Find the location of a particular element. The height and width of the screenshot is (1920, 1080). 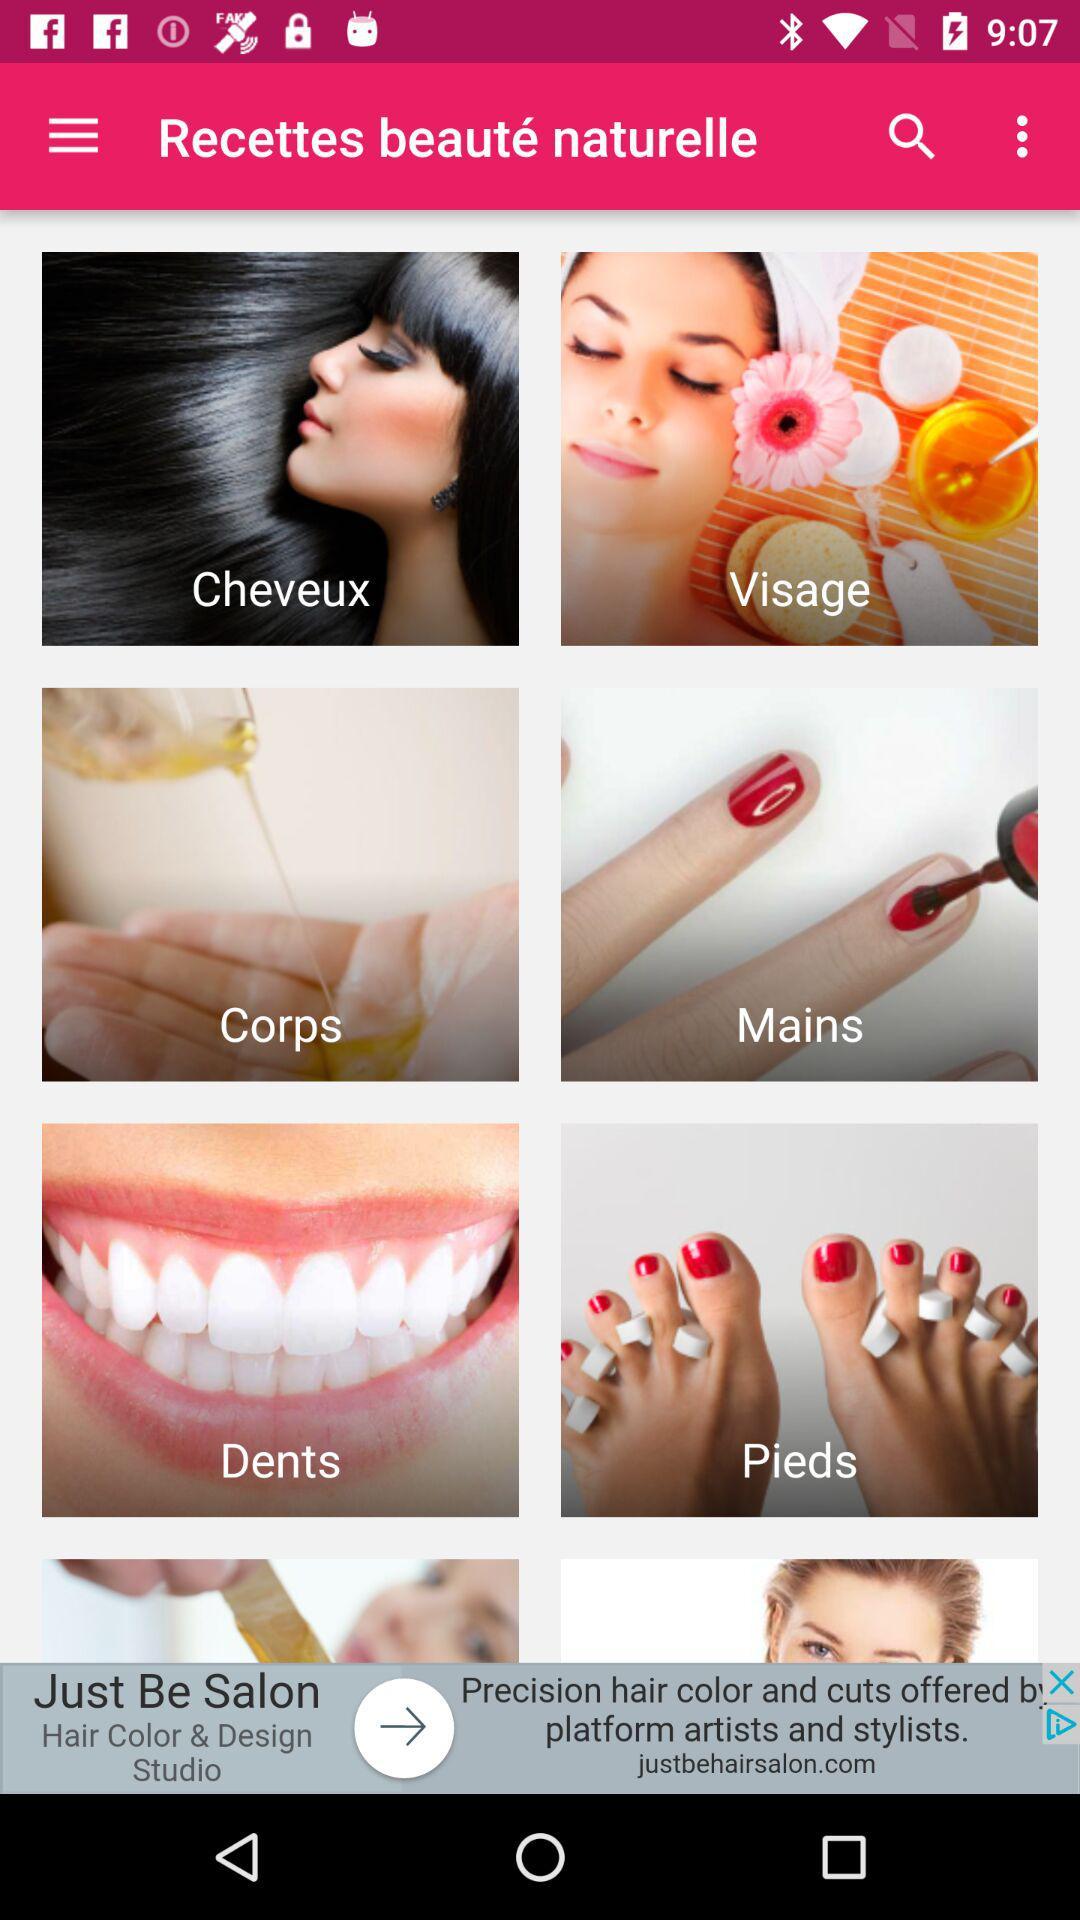

the add is located at coordinates (540, 1727).